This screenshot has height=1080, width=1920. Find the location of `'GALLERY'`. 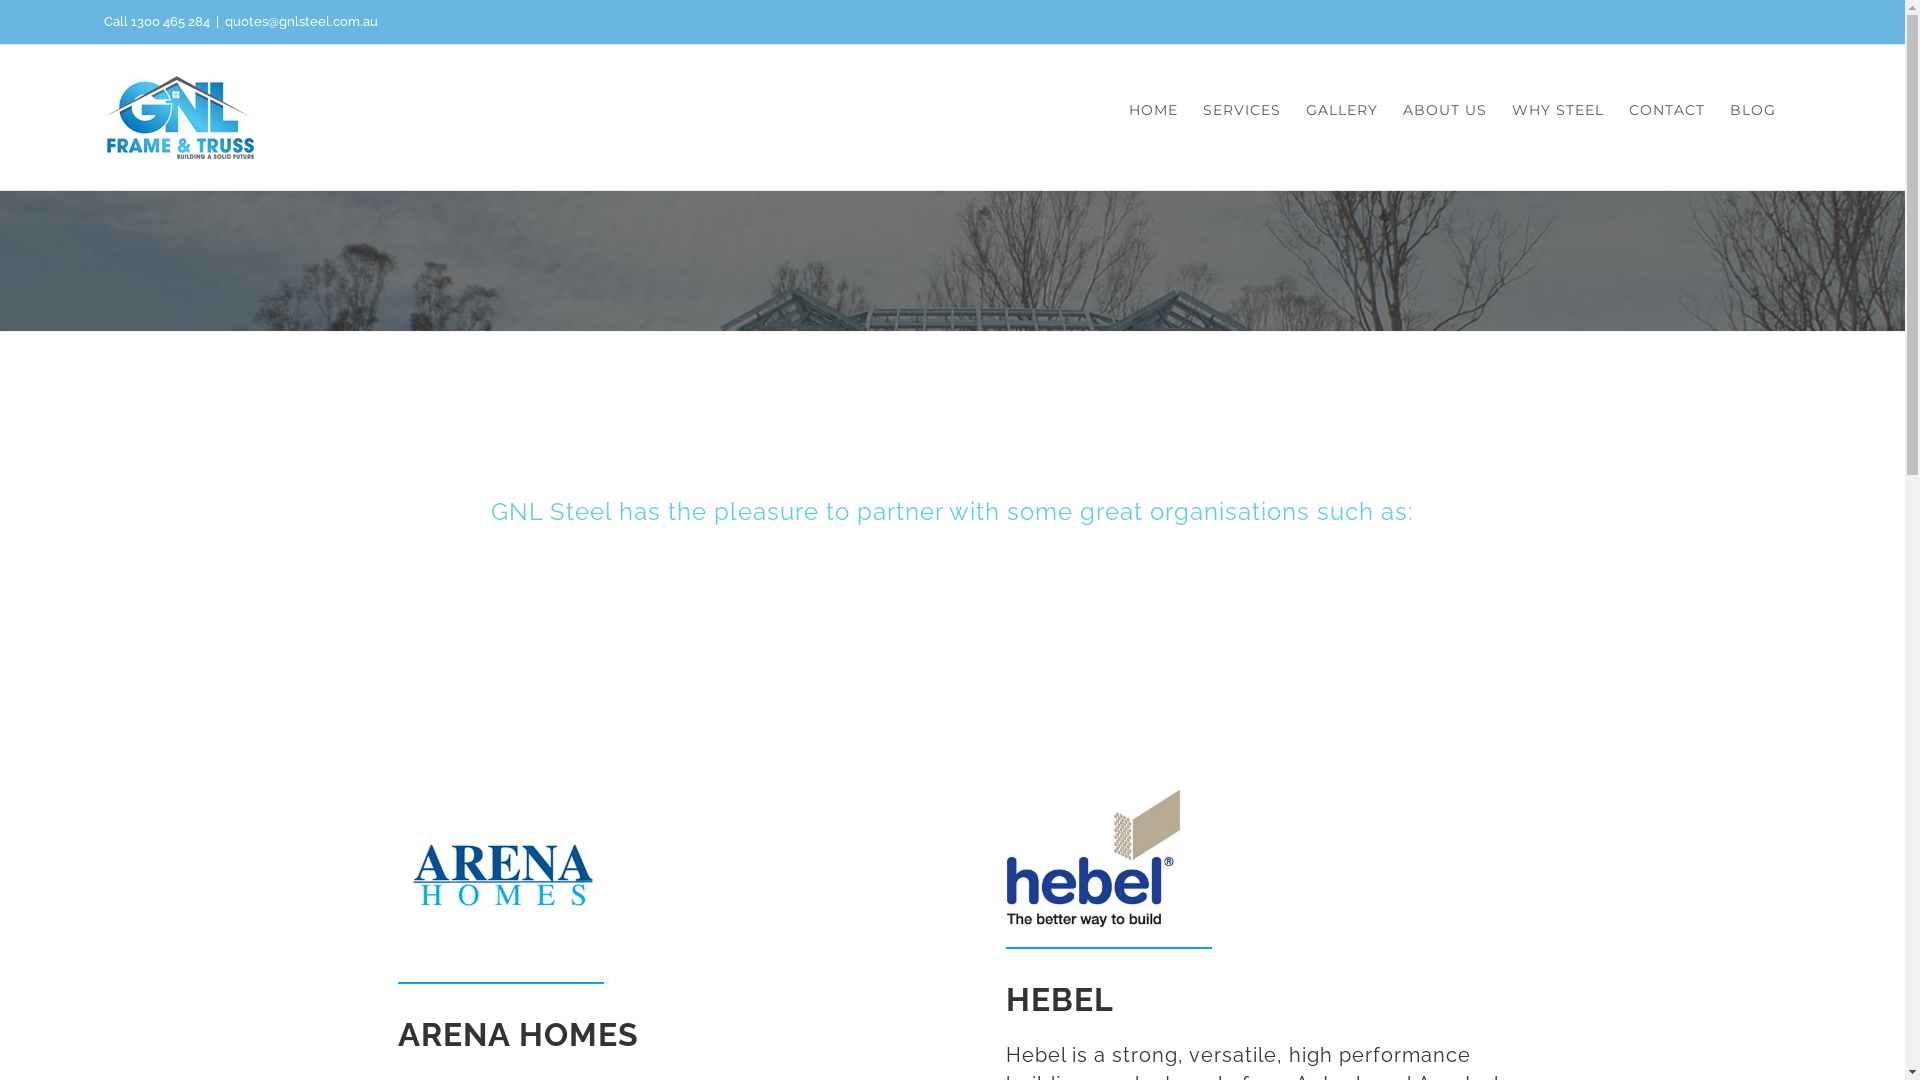

'GALLERY' is located at coordinates (1342, 110).